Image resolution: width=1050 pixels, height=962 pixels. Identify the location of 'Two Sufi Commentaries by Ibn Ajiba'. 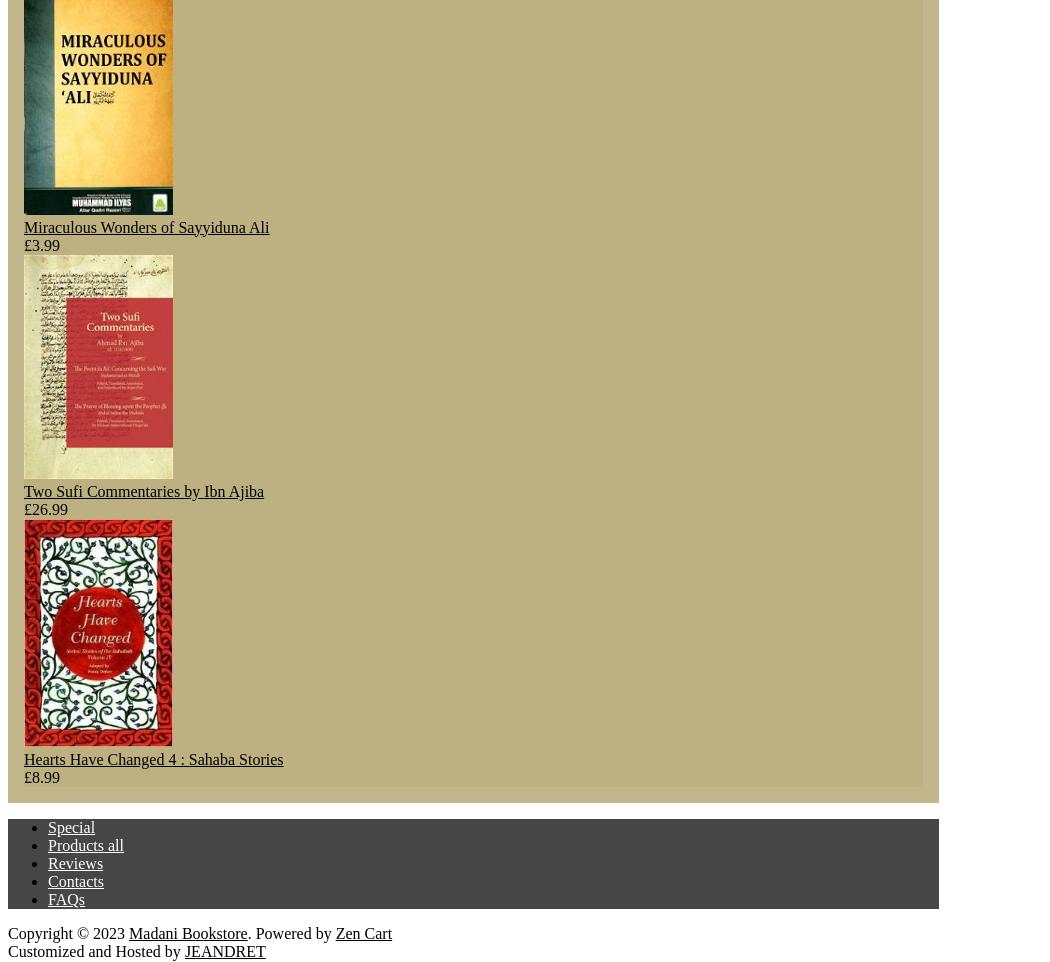
(24, 490).